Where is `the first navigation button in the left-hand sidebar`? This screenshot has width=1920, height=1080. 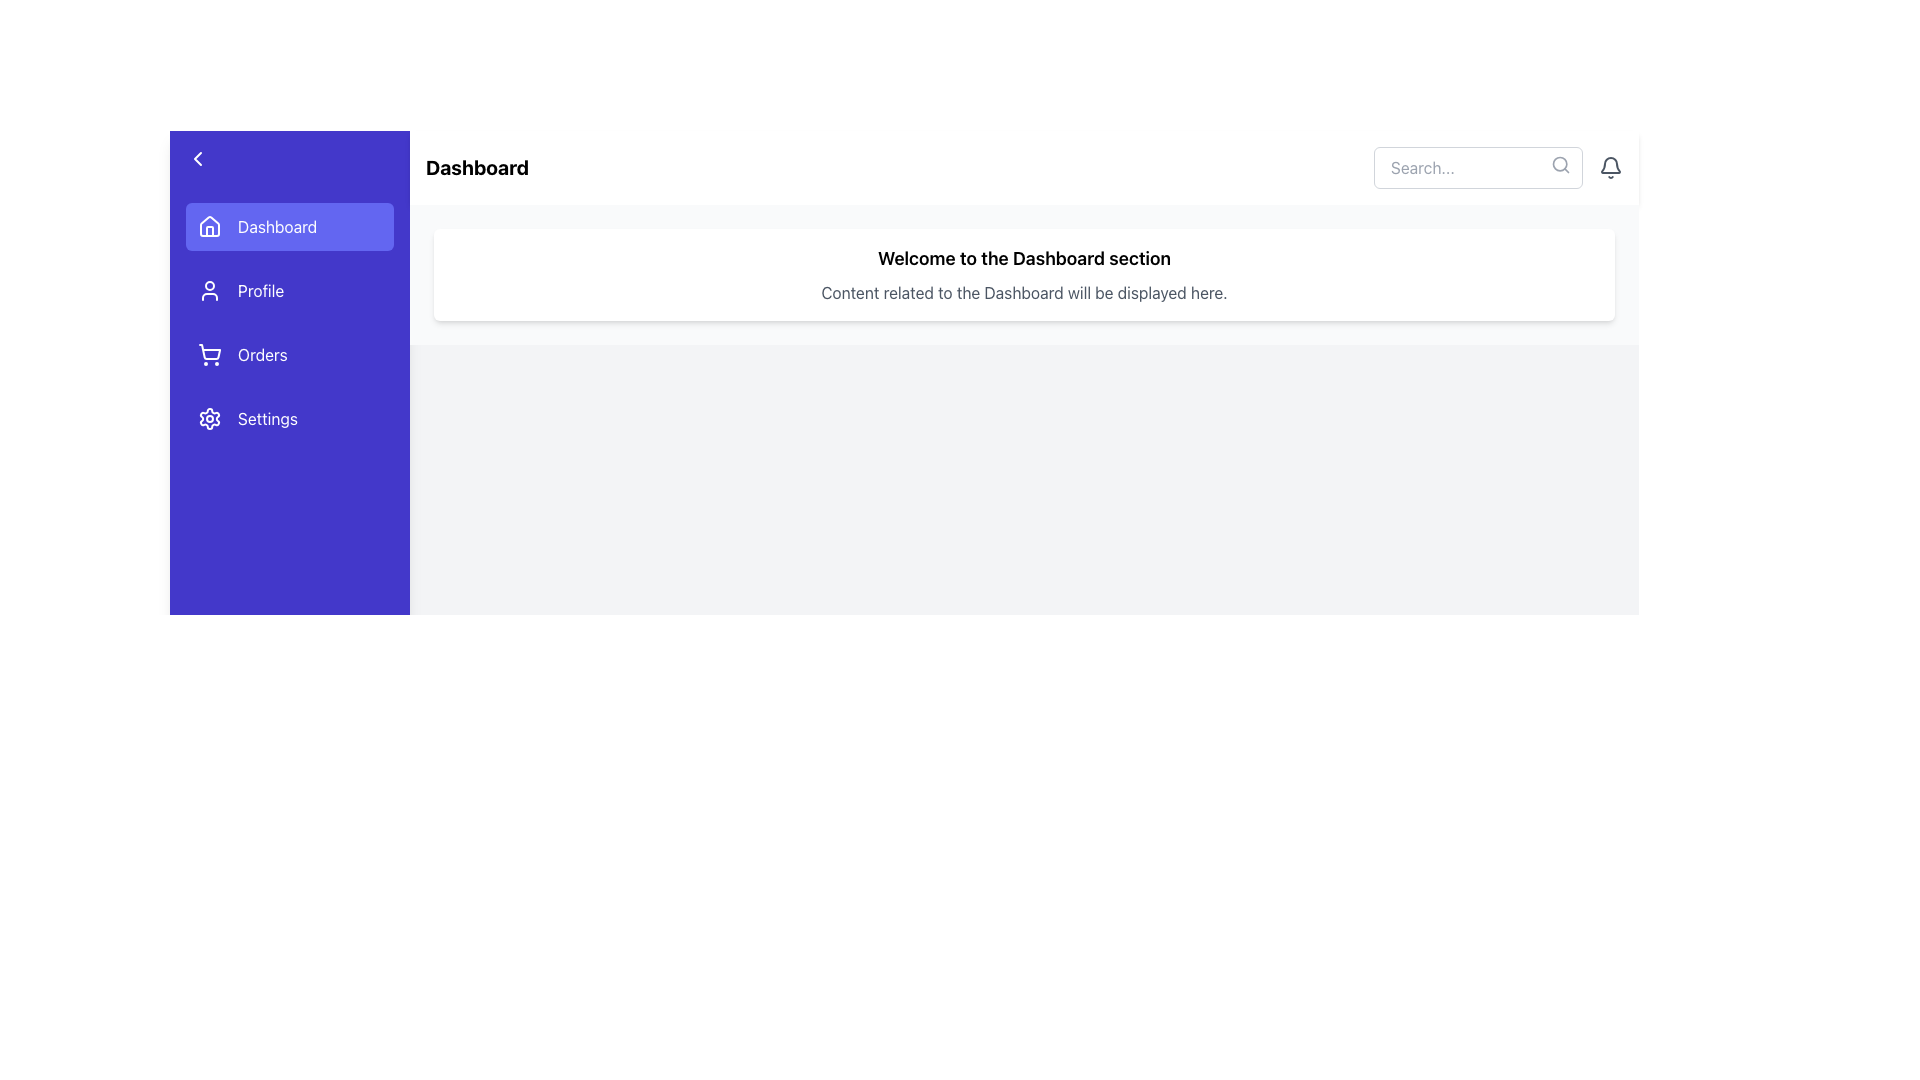
the first navigation button in the left-hand sidebar is located at coordinates (288, 226).